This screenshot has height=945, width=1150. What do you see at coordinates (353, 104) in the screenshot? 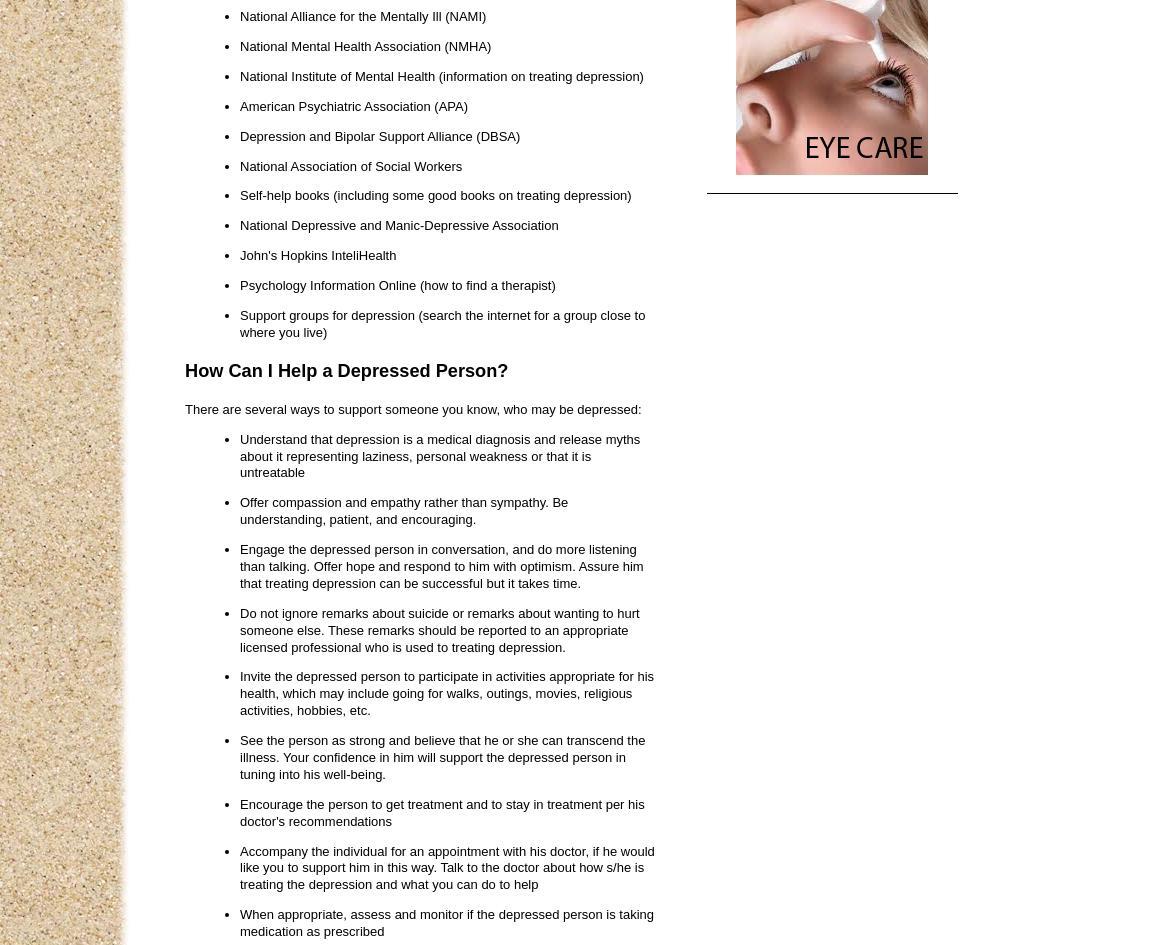
I see `'American Psychiatric Association (APA)'` at bounding box center [353, 104].